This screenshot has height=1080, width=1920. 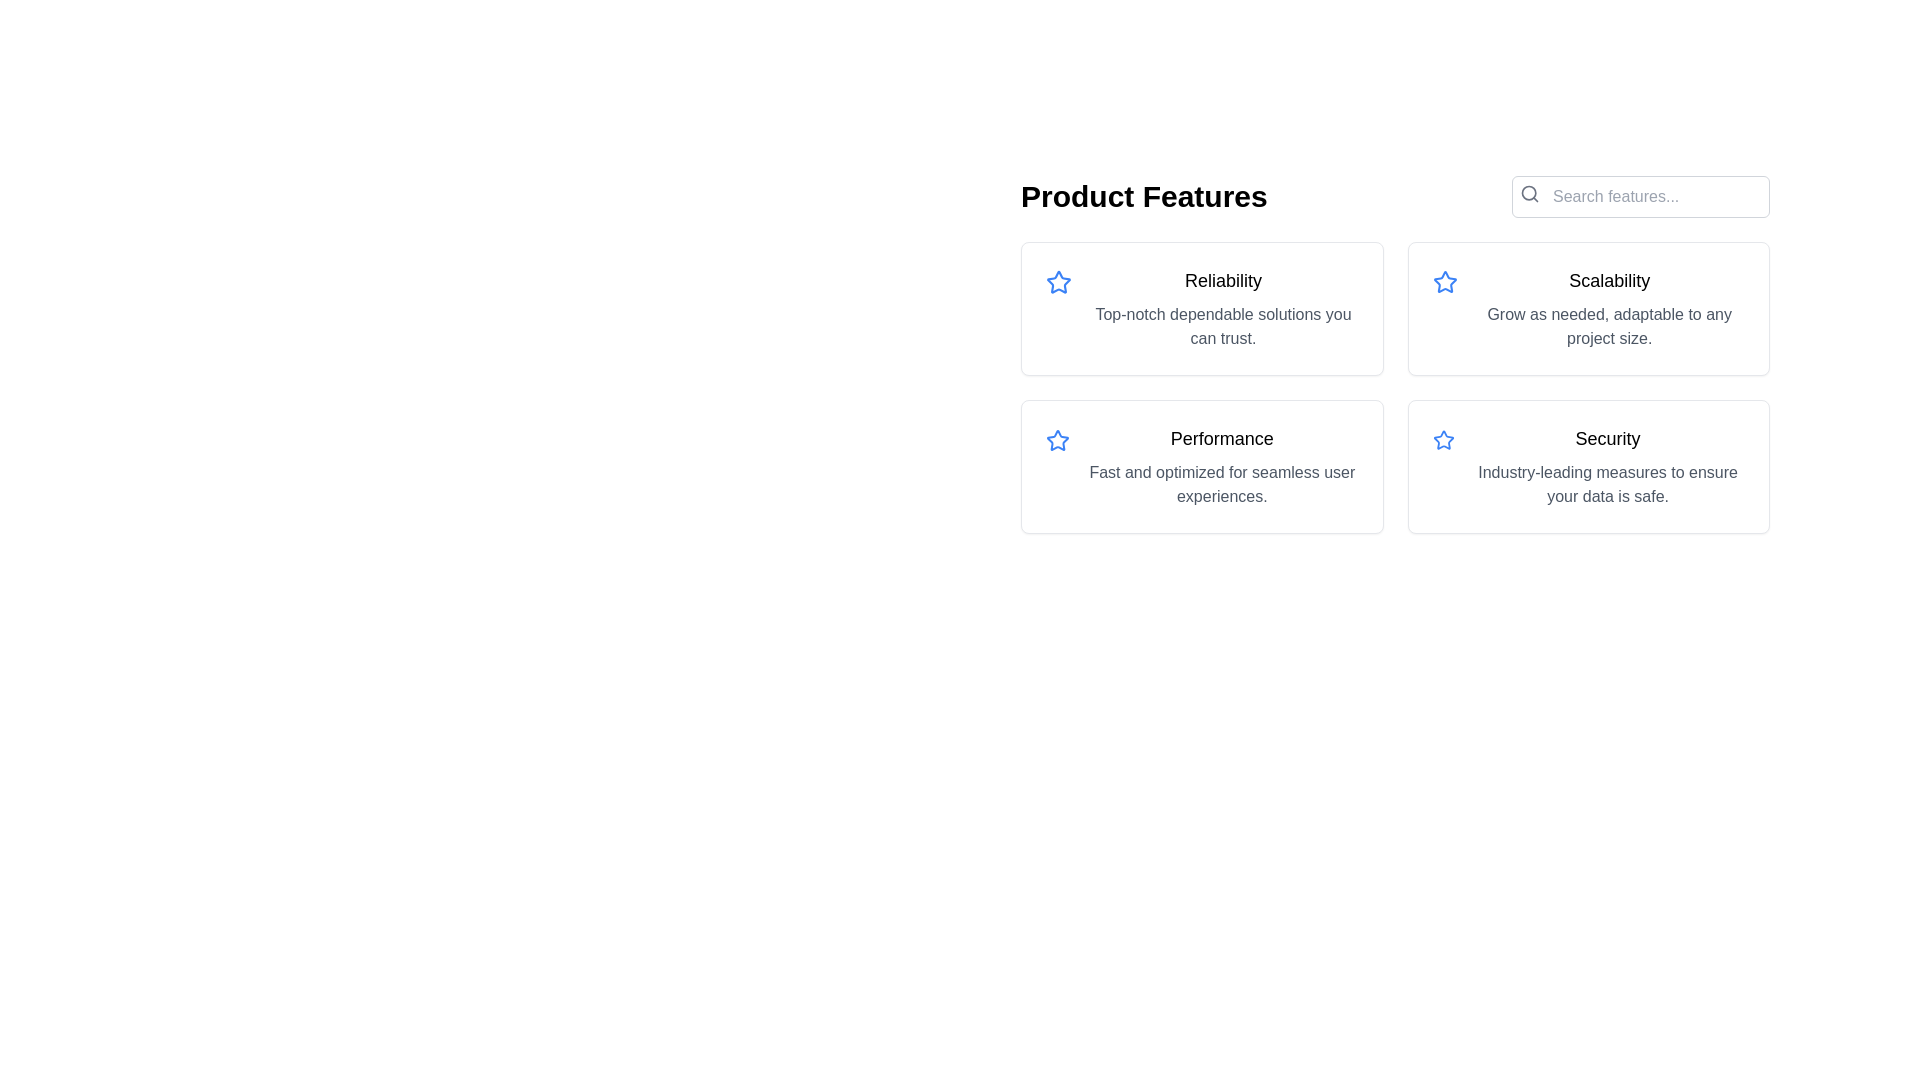 What do you see at coordinates (1608, 438) in the screenshot?
I see `the non-interactive text label that serves as a title for the associated feature description within the bottom-right card of the grid layout` at bounding box center [1608, 438].